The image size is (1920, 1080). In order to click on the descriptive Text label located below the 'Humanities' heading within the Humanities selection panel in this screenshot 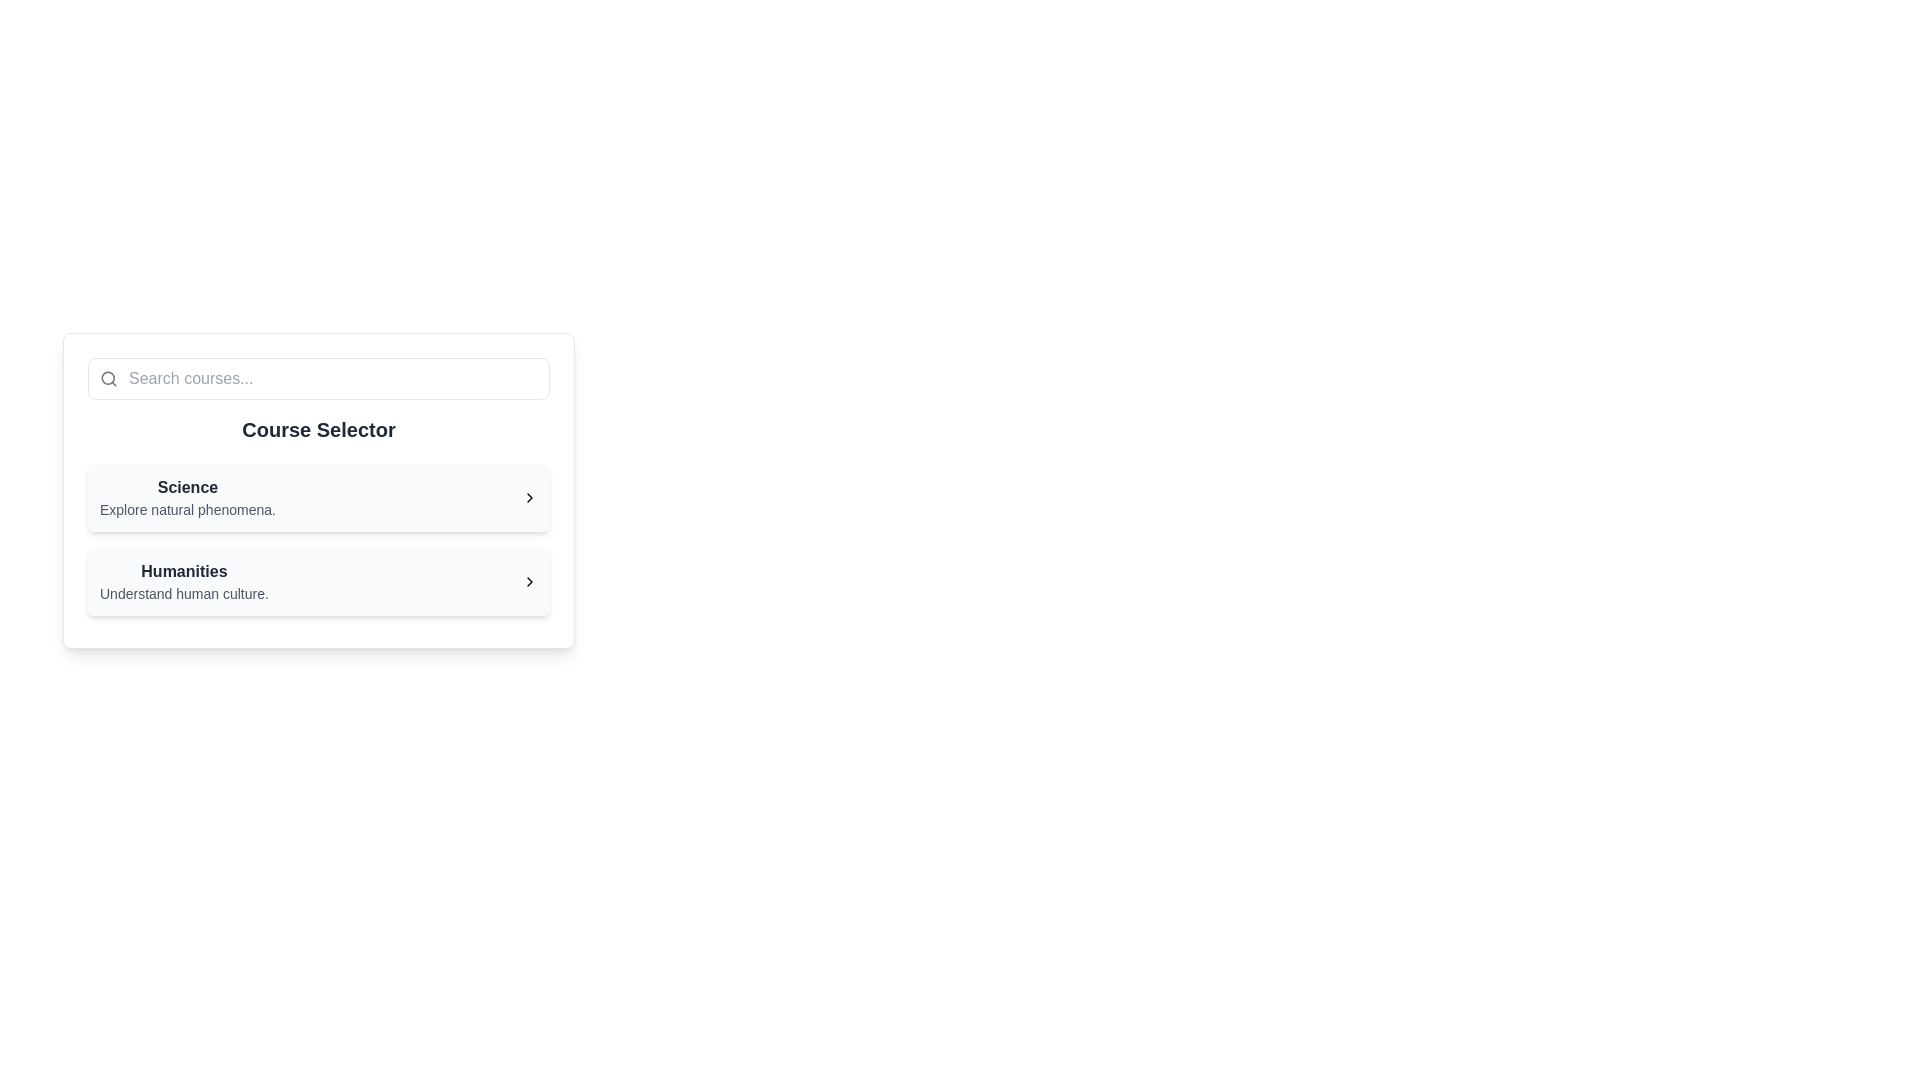, I will do `click(184, 593)`.